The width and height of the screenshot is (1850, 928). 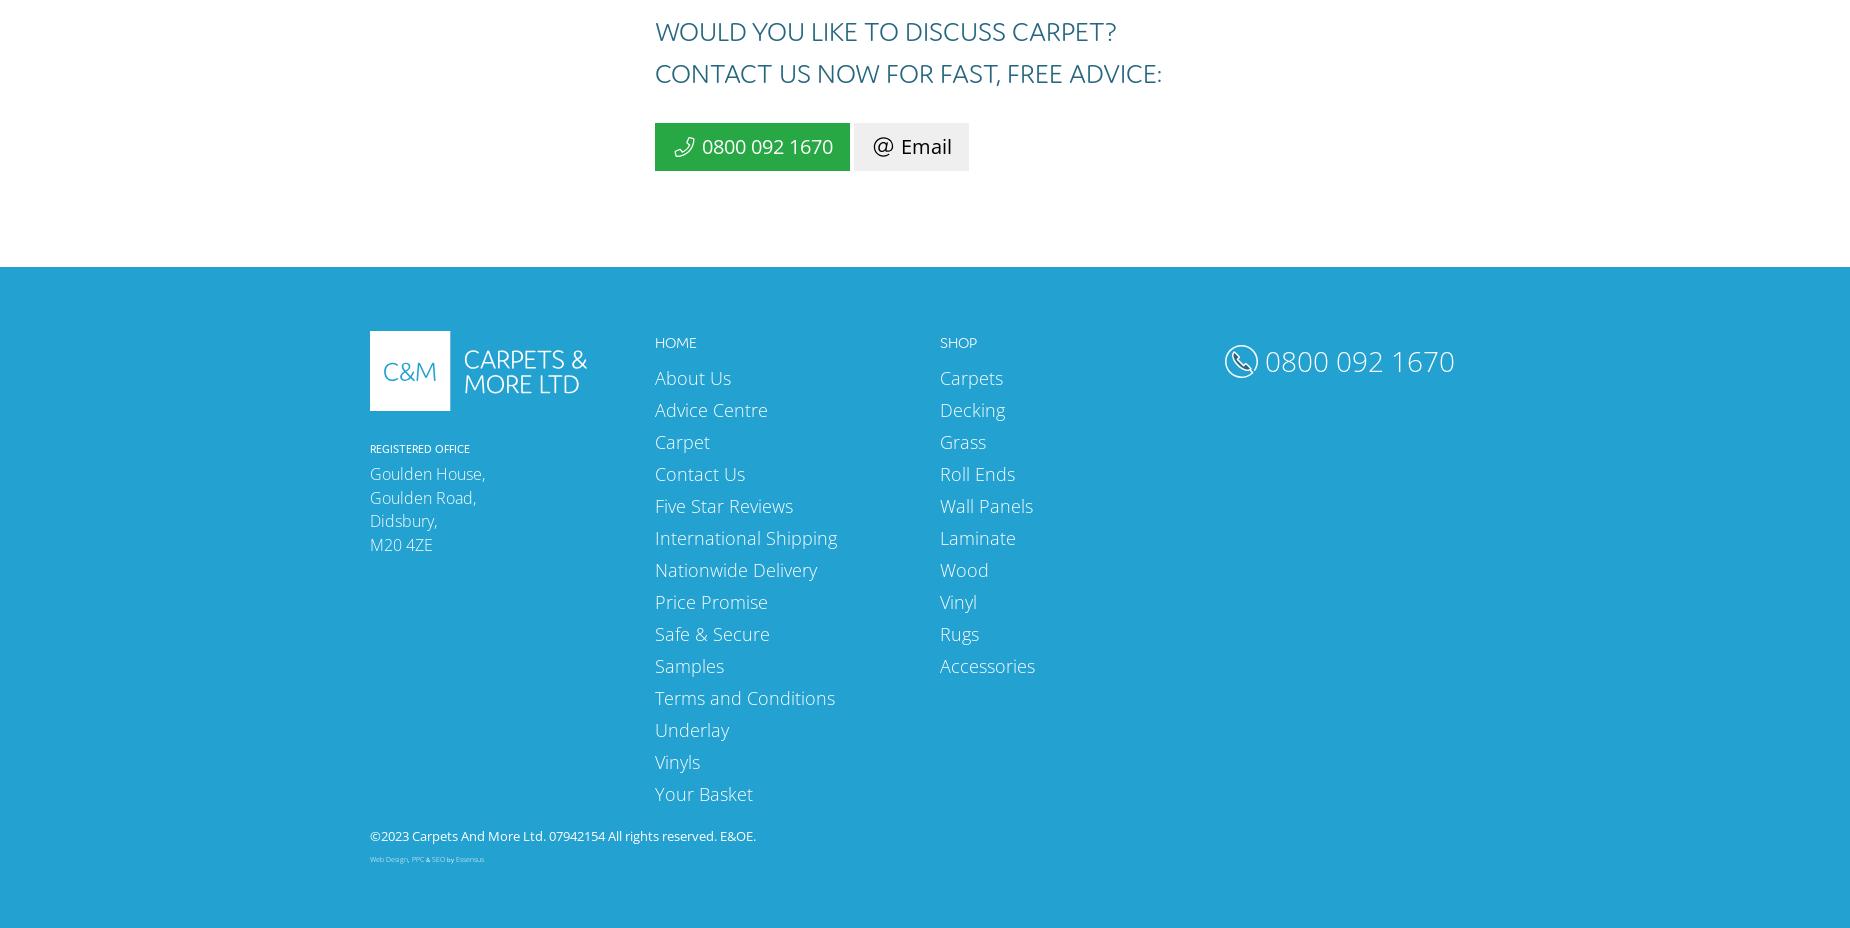 I want to click on 'Carpets', so click(x=970, y=376).